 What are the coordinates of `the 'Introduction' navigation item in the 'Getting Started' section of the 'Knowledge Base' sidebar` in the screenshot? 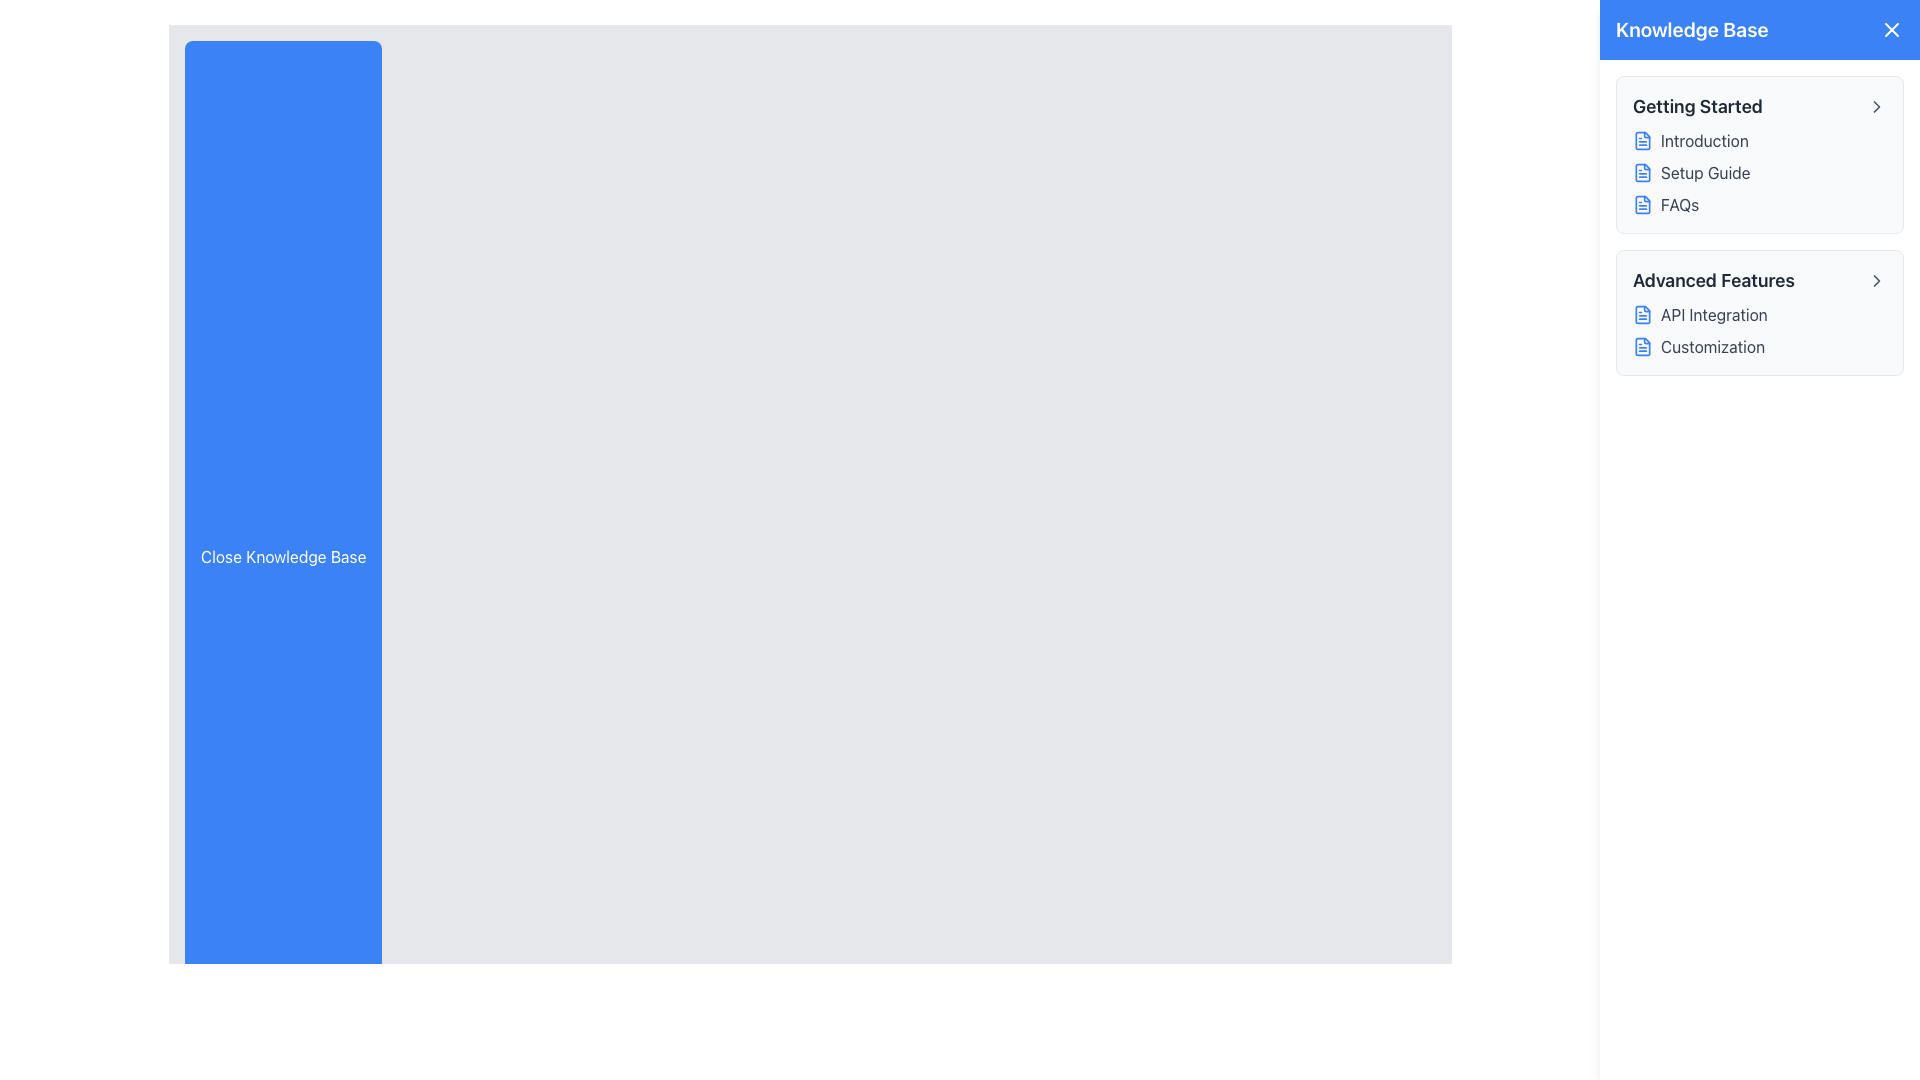 It's located at (1760, 140).